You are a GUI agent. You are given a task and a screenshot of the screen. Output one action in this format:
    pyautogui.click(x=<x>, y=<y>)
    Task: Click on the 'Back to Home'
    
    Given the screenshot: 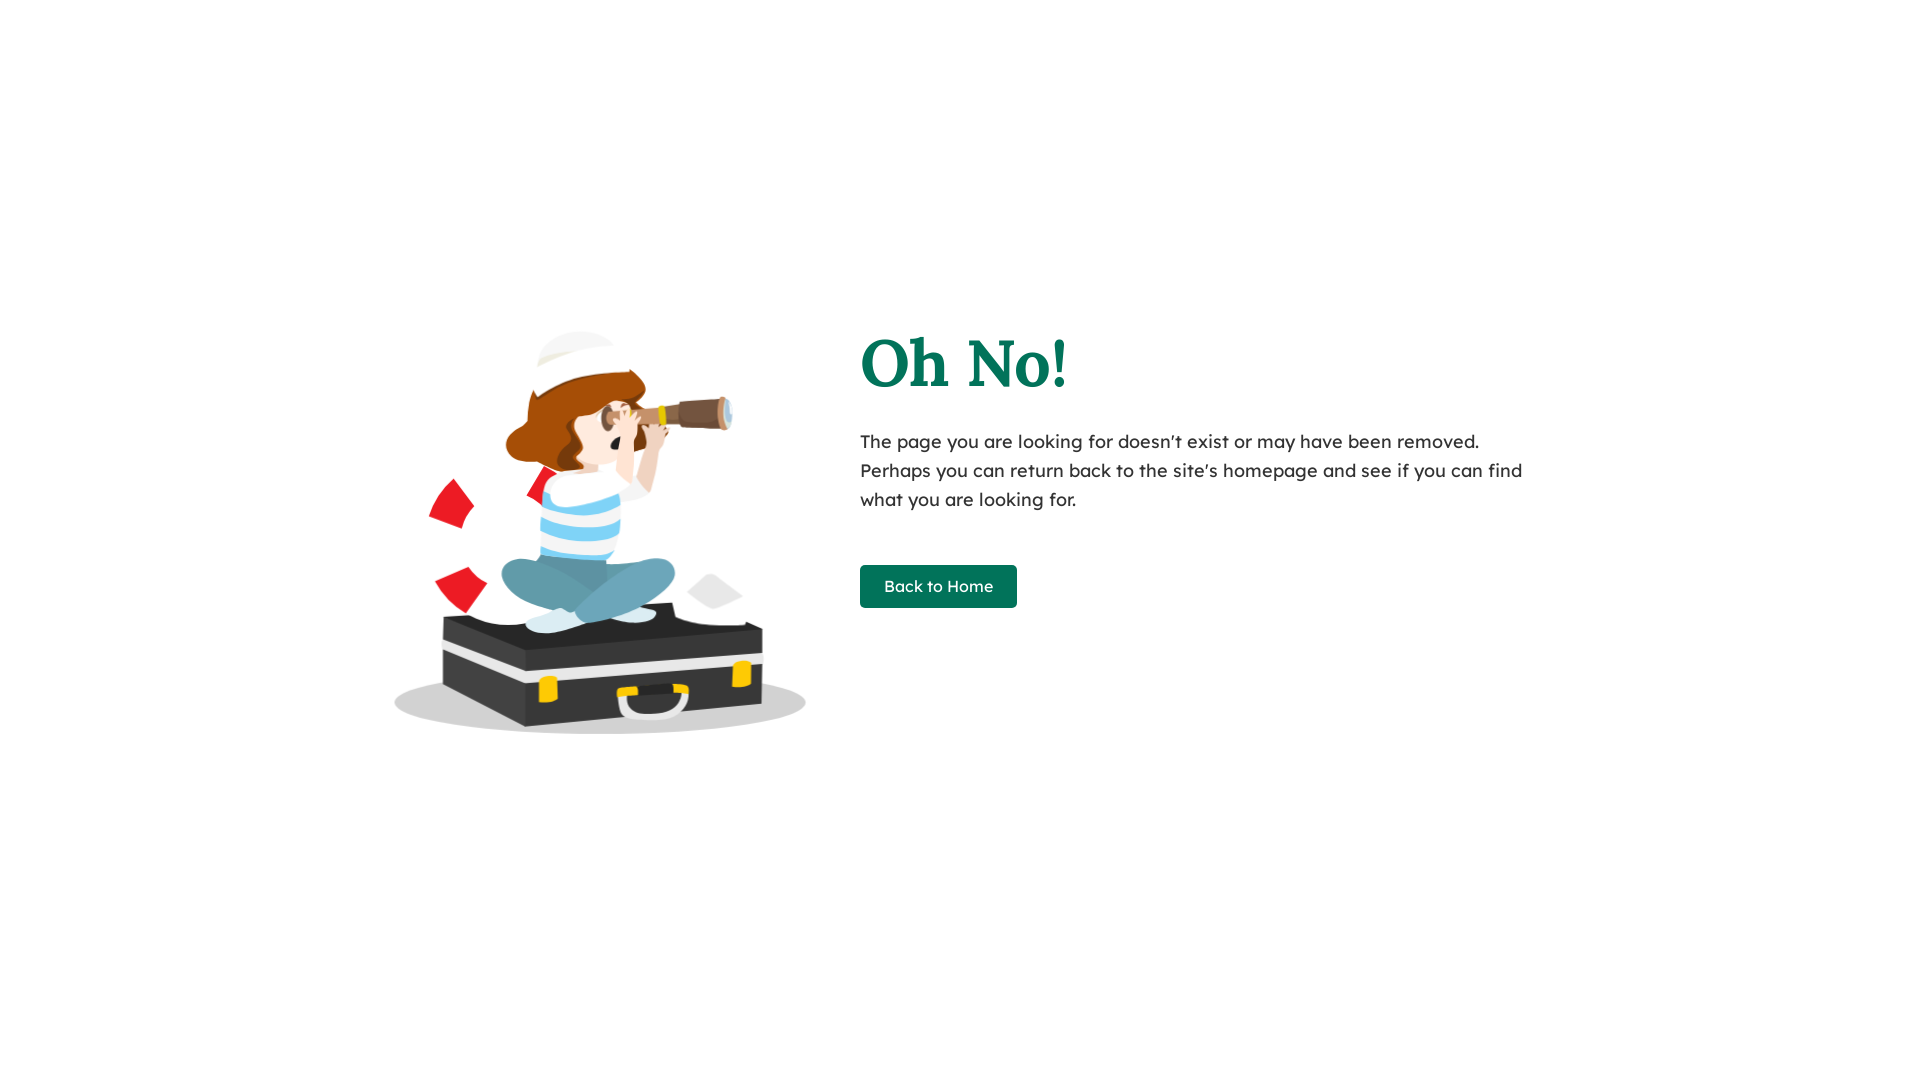 What is the action you would take?
    pyautogui.click(x=859, y=585)
    